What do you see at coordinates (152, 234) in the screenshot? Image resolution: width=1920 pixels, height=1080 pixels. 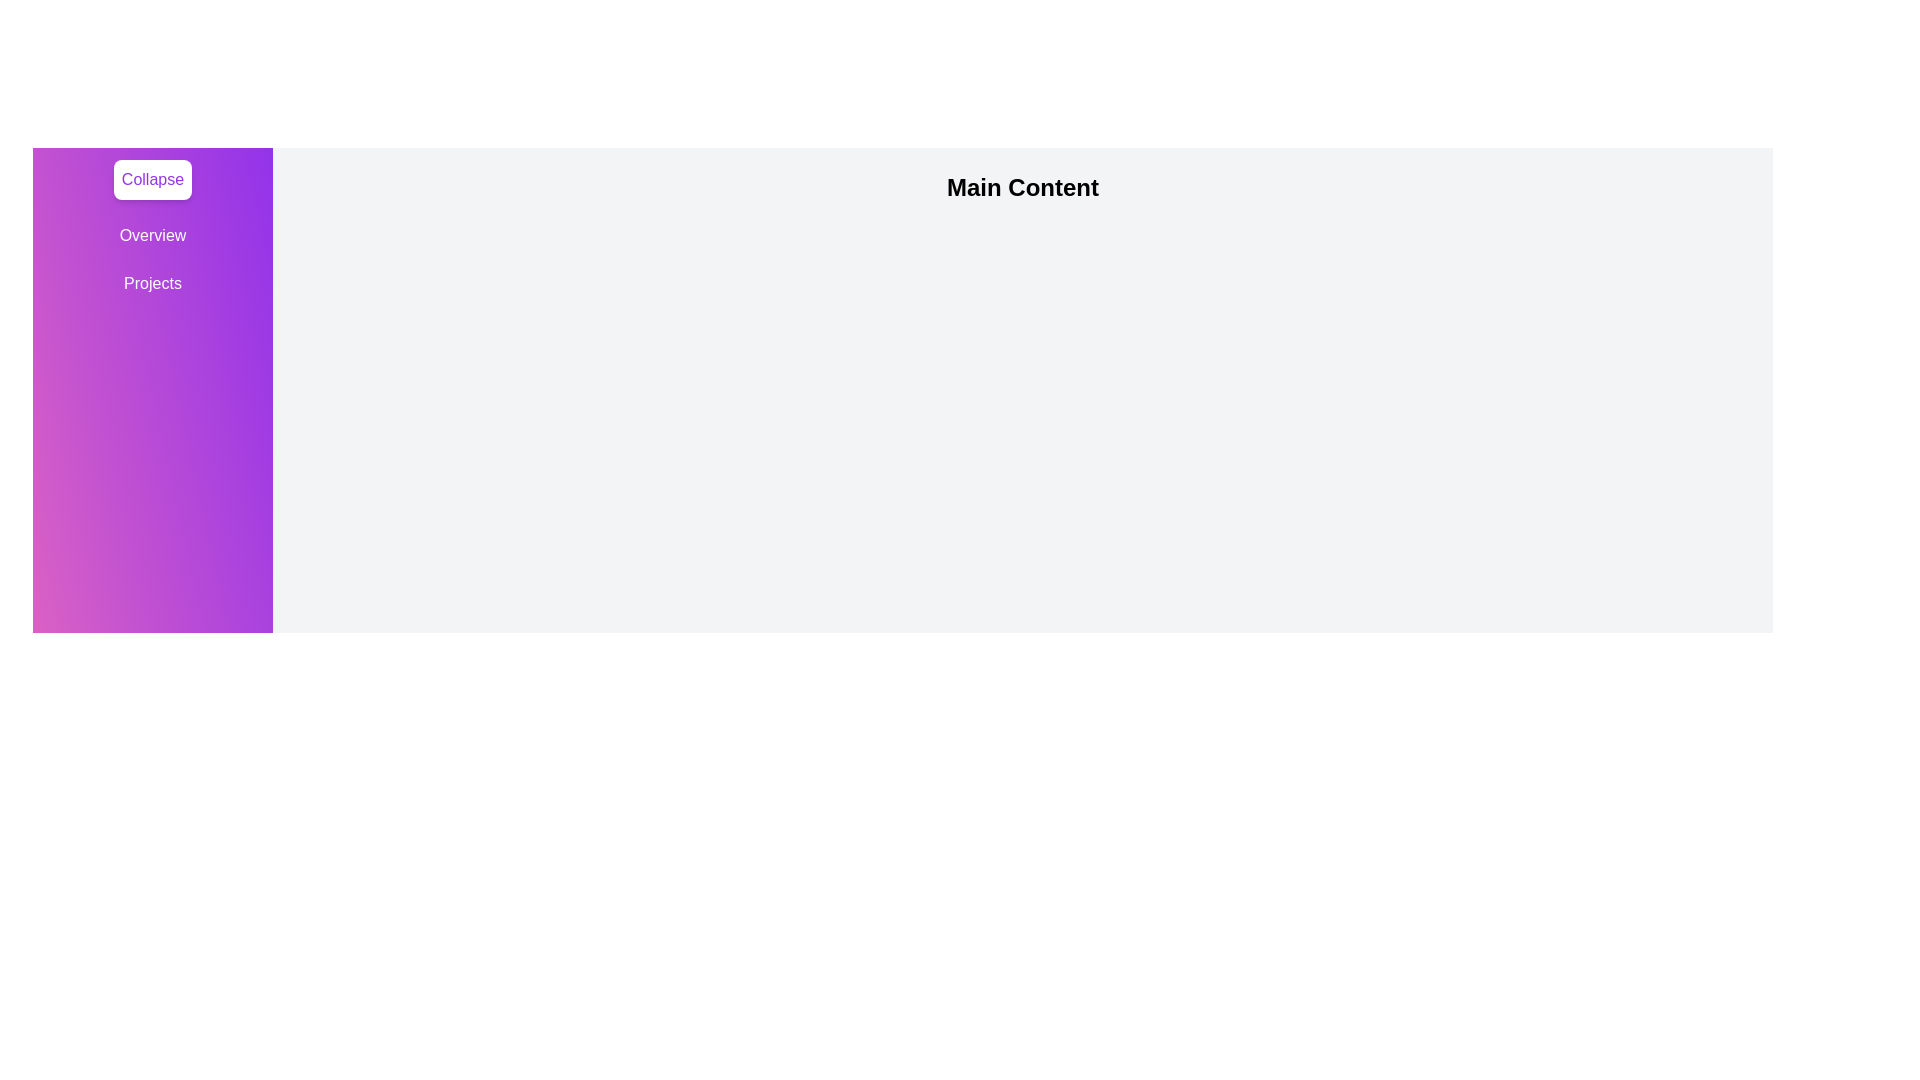 I see `the tab Overview from the drawer` at bounding box center [152, 234].